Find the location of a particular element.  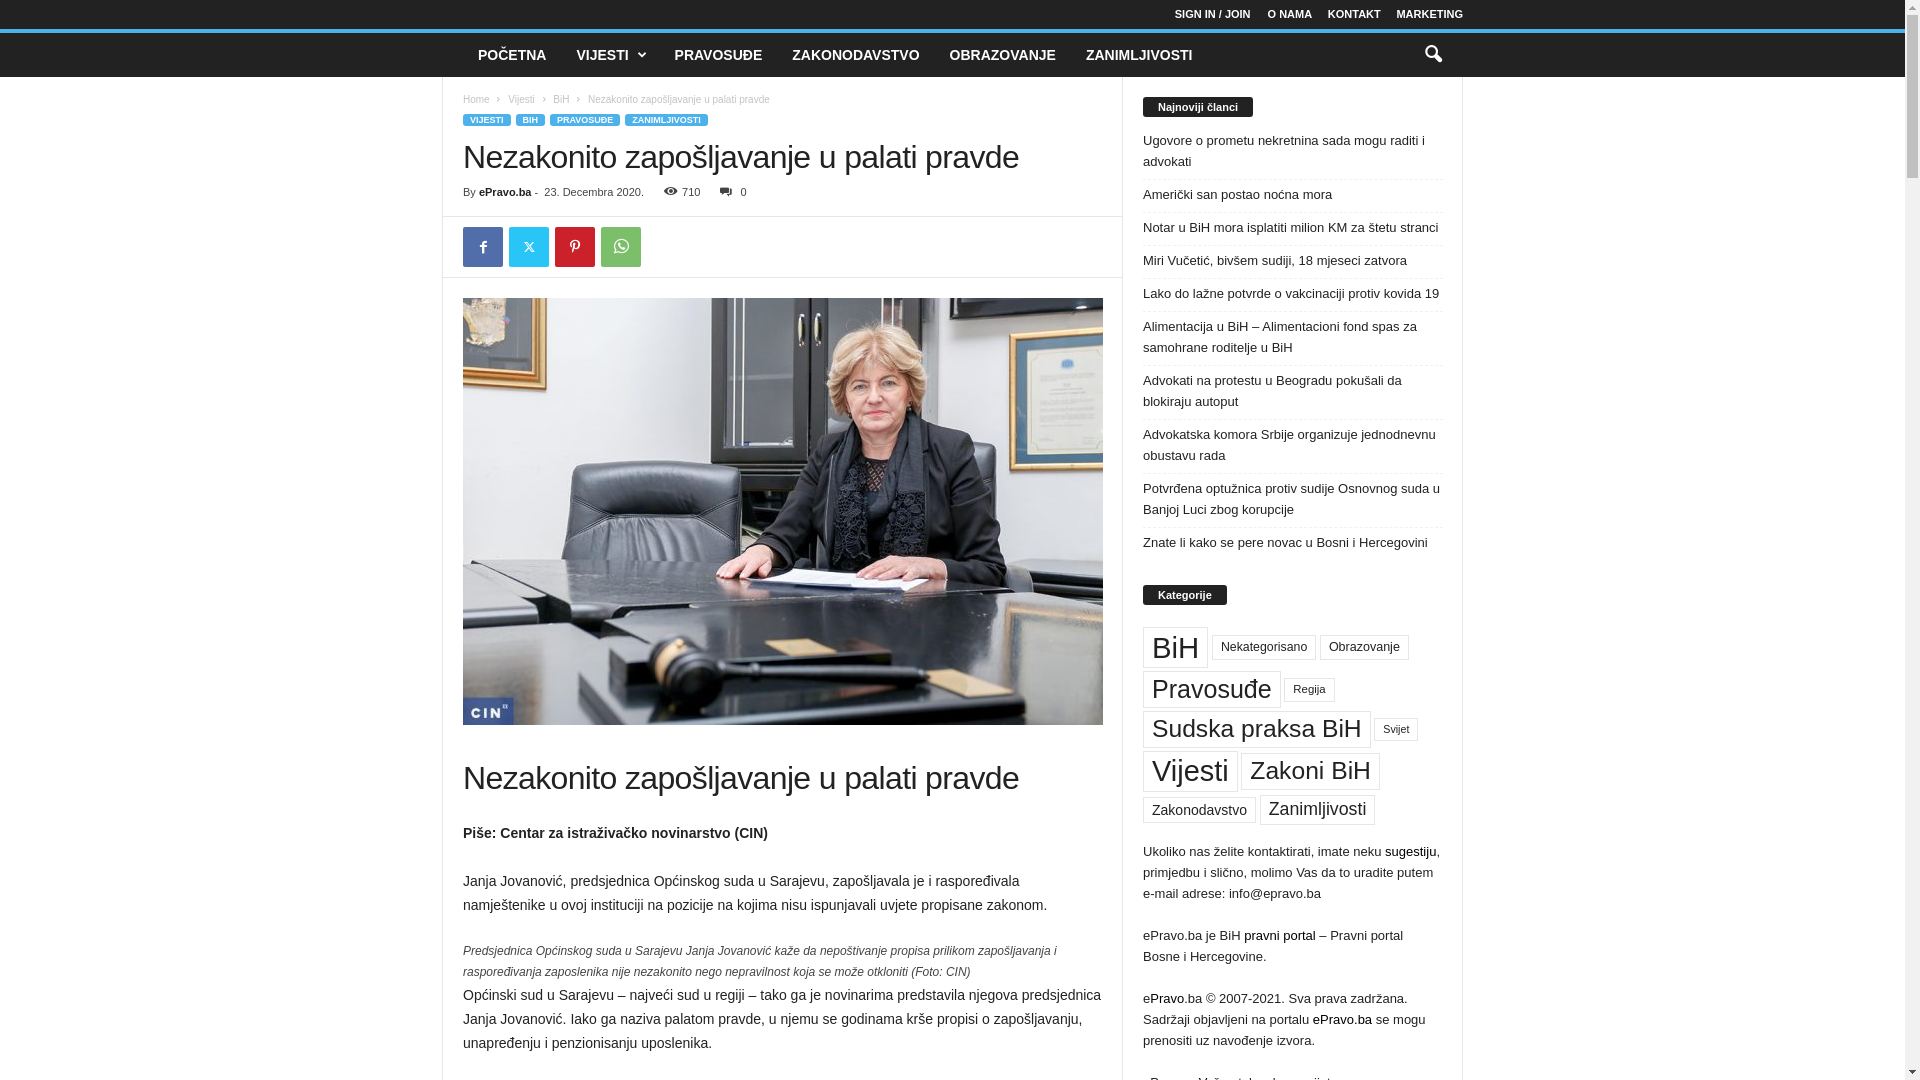

'ZAKONODAVSTVO' is located at coordinates (855, 53).